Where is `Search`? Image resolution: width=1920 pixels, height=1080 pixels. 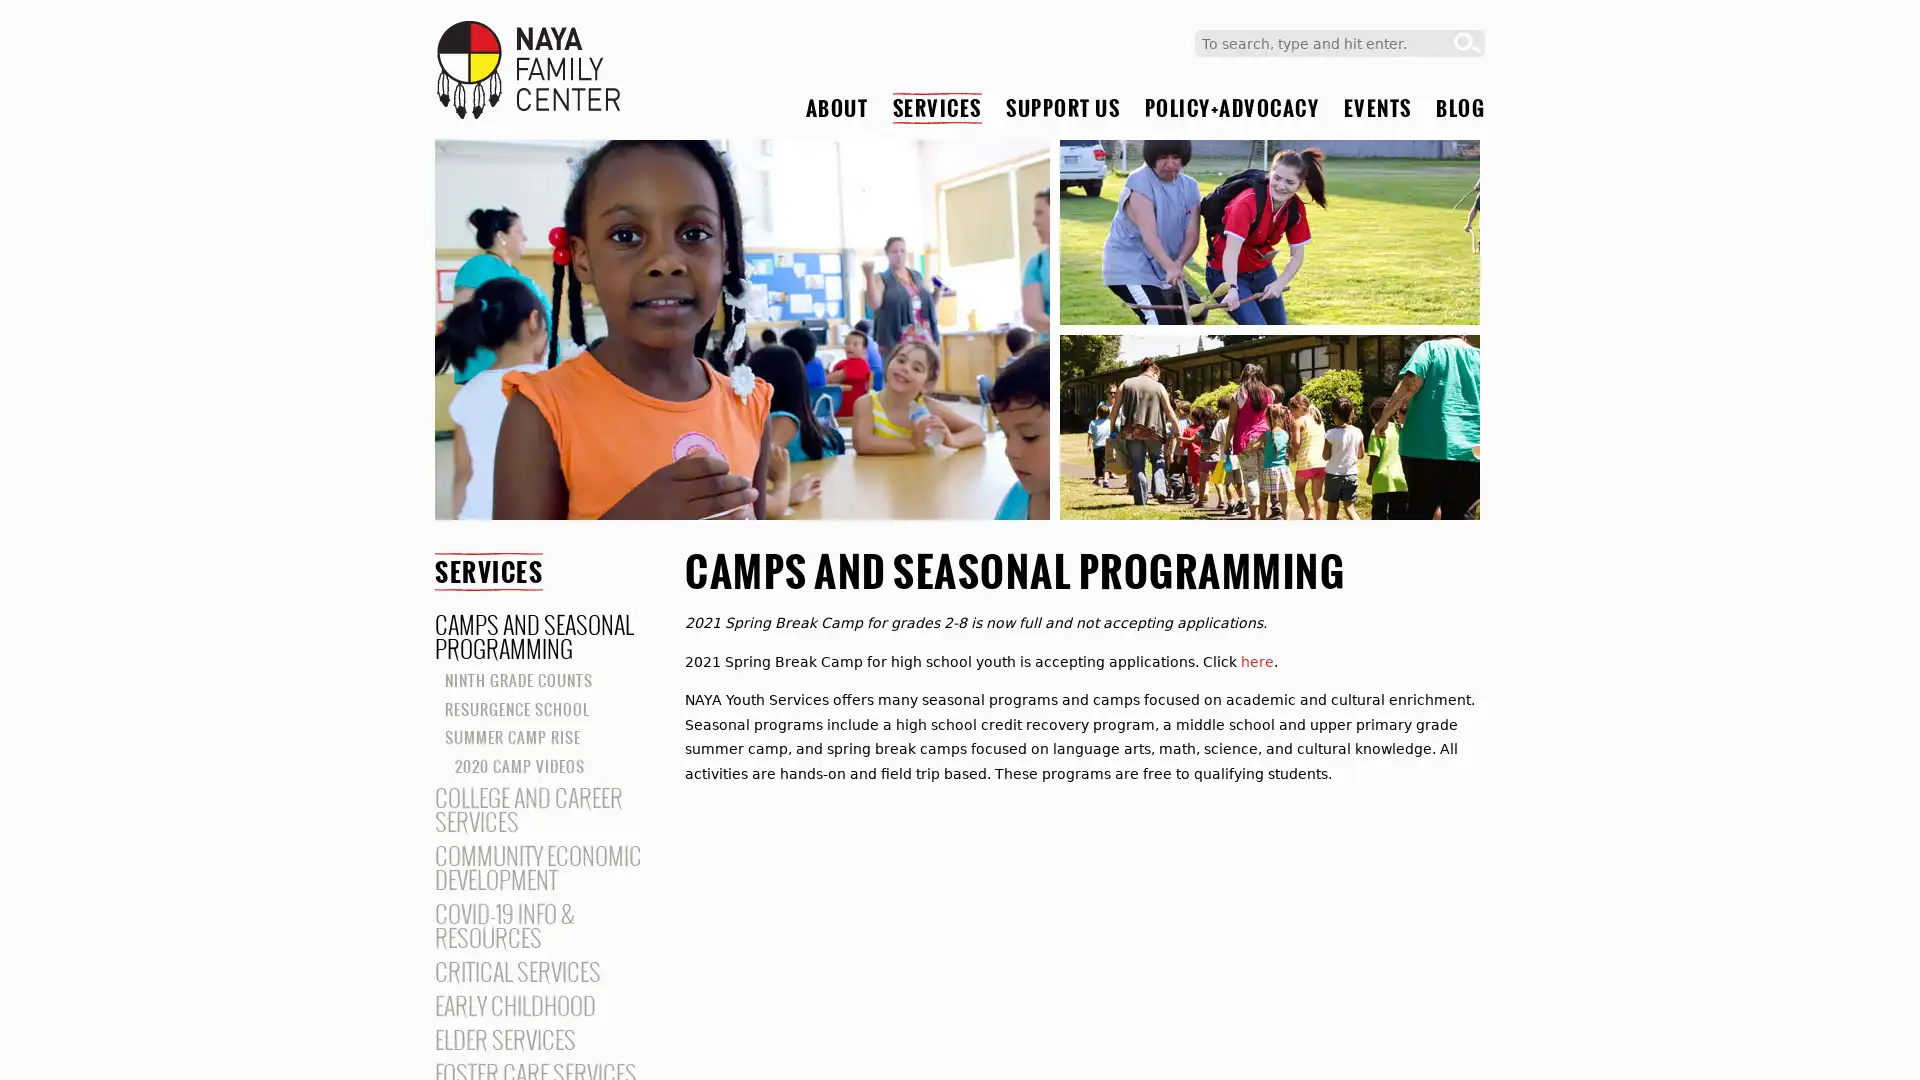
Search is located at coordinates (1467, 43).